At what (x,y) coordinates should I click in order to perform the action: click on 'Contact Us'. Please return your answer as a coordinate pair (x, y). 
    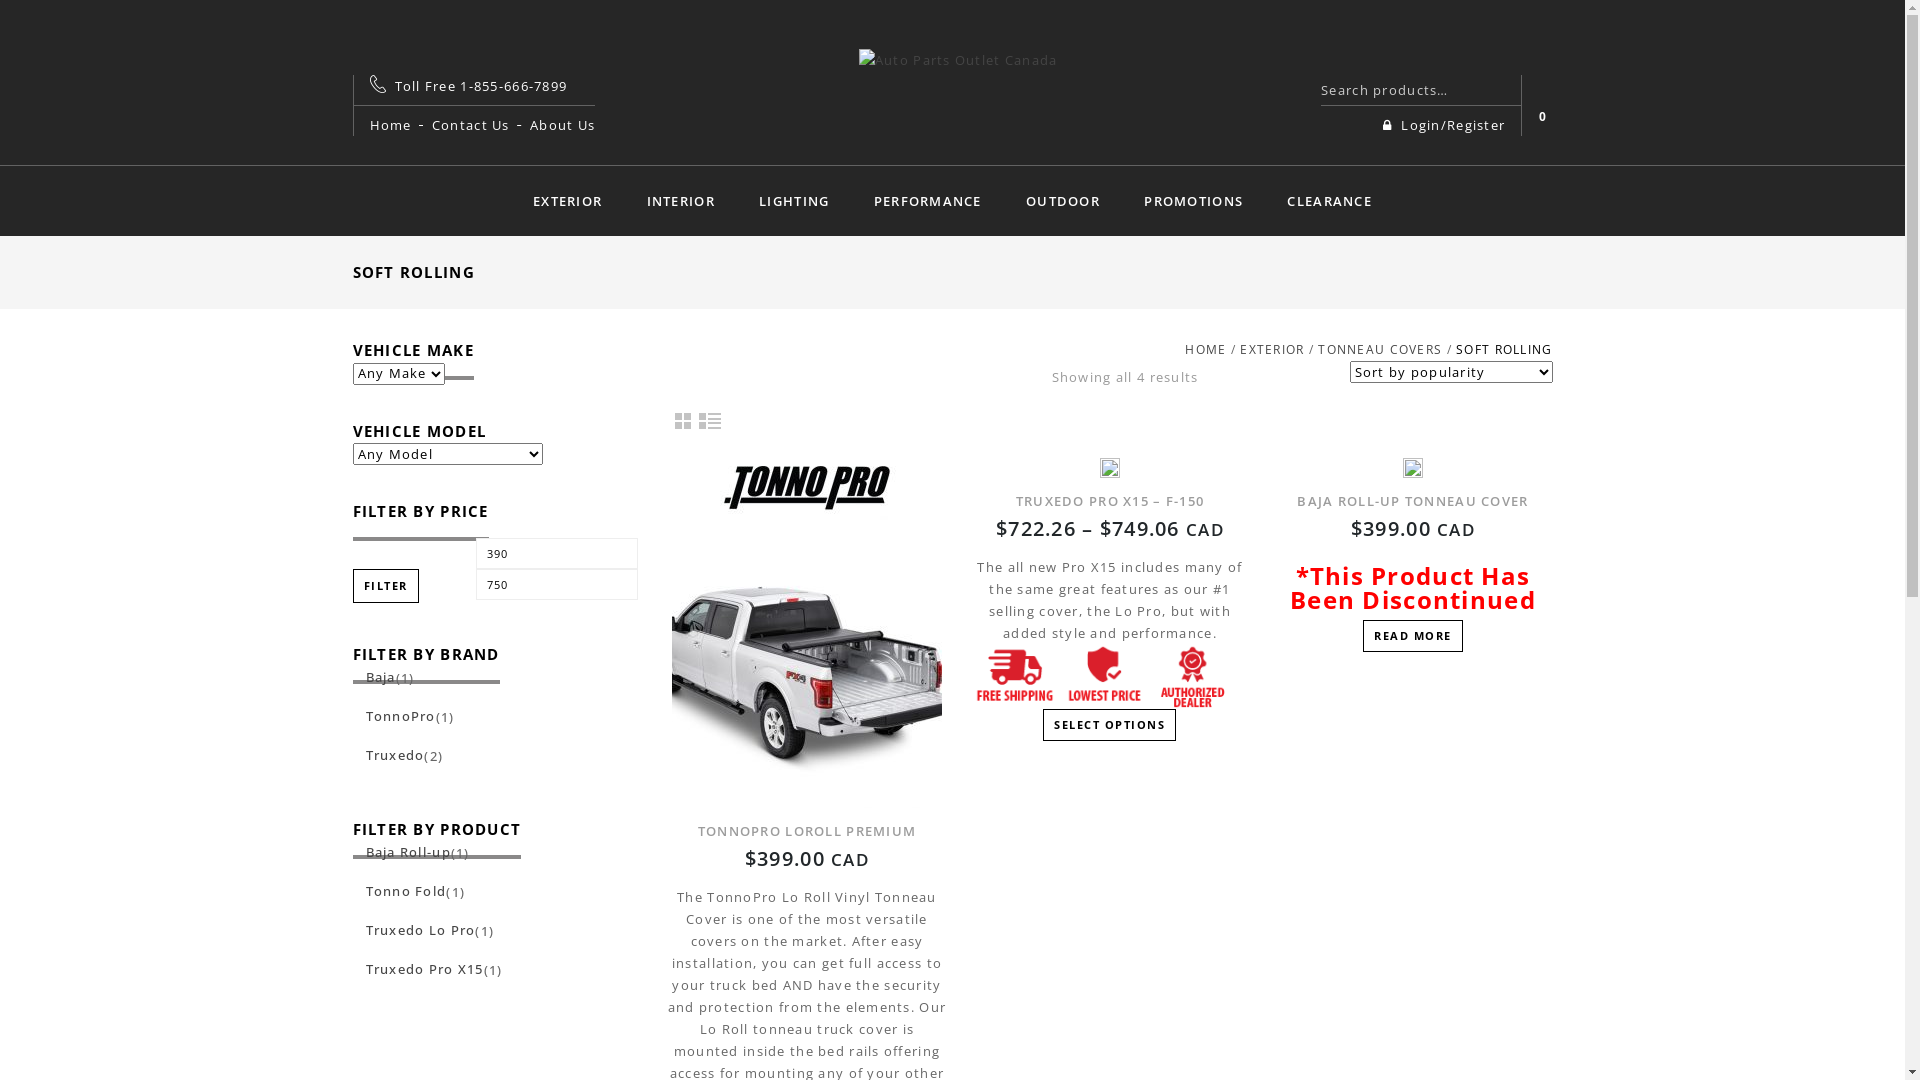
    Looking at the image, I should click on (469, 124).